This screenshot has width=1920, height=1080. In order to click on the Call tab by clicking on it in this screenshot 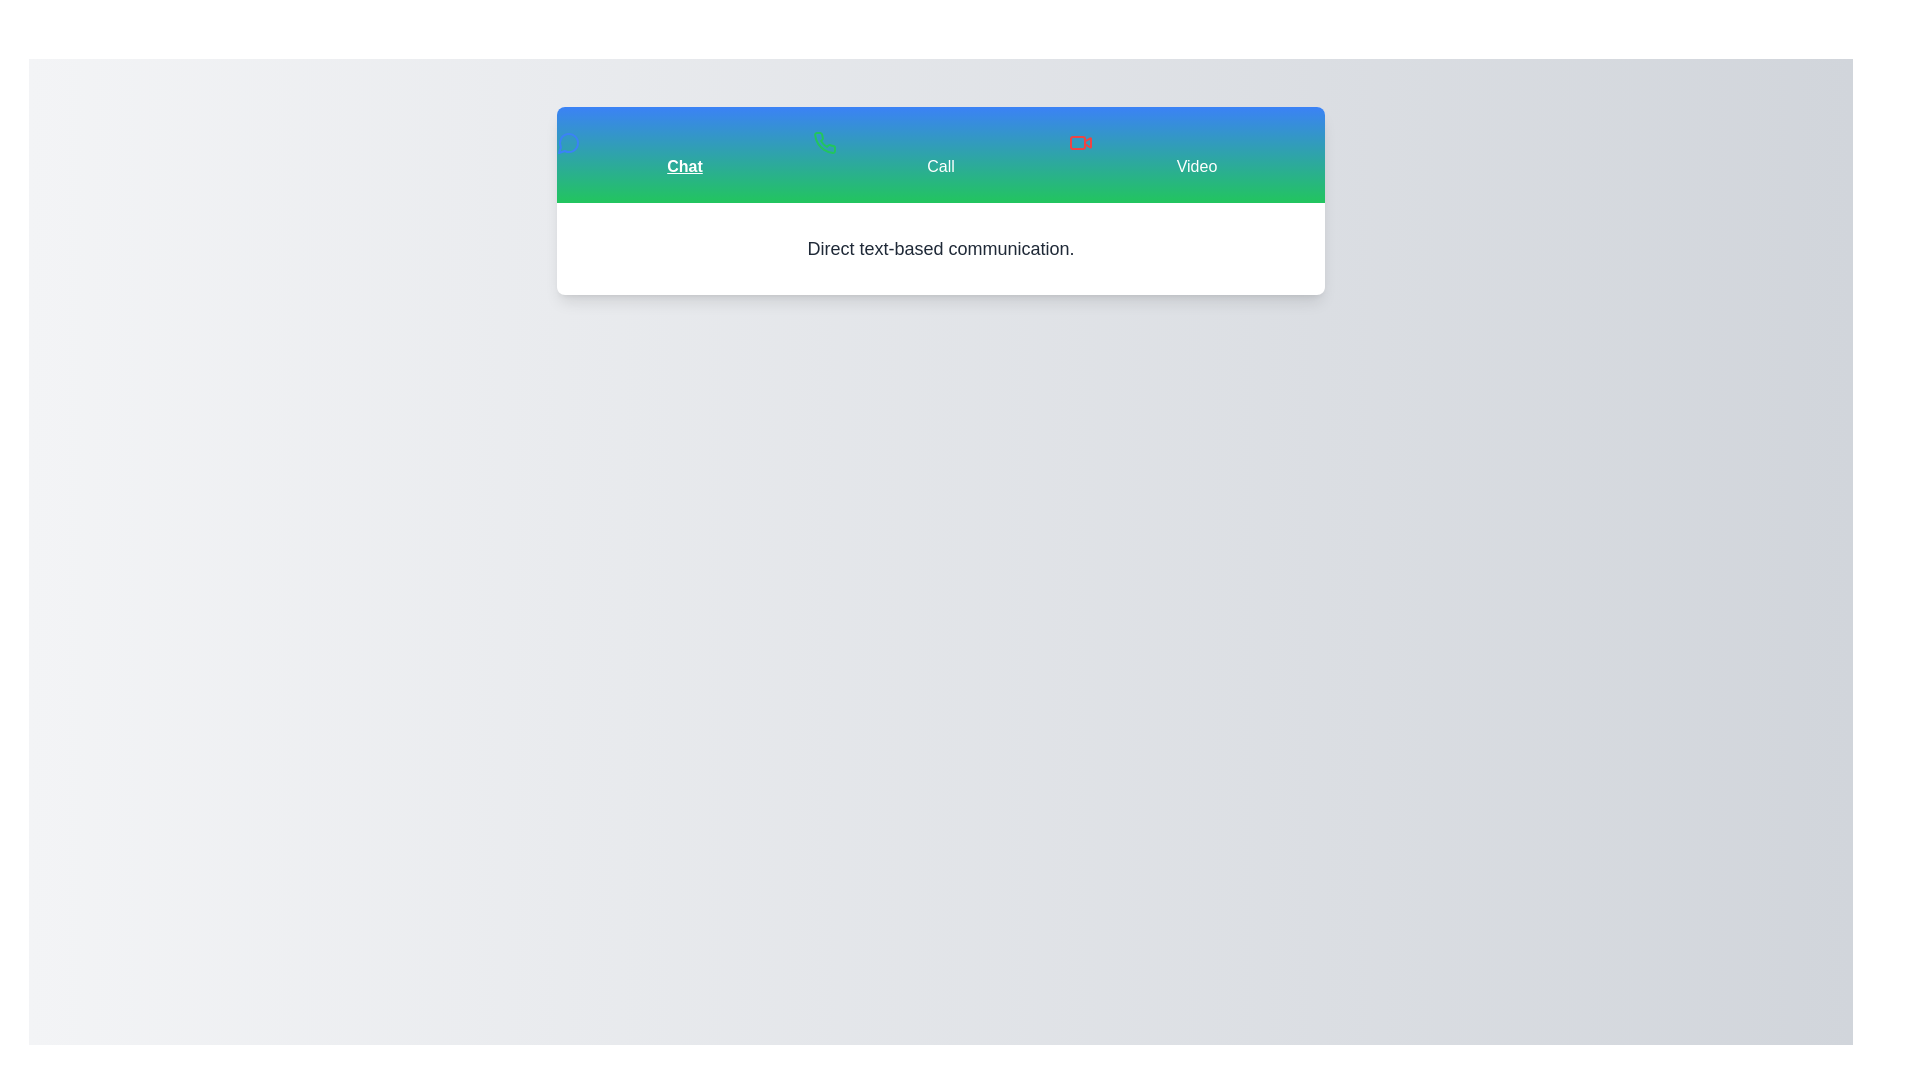, I will do `click(939, 153)`.